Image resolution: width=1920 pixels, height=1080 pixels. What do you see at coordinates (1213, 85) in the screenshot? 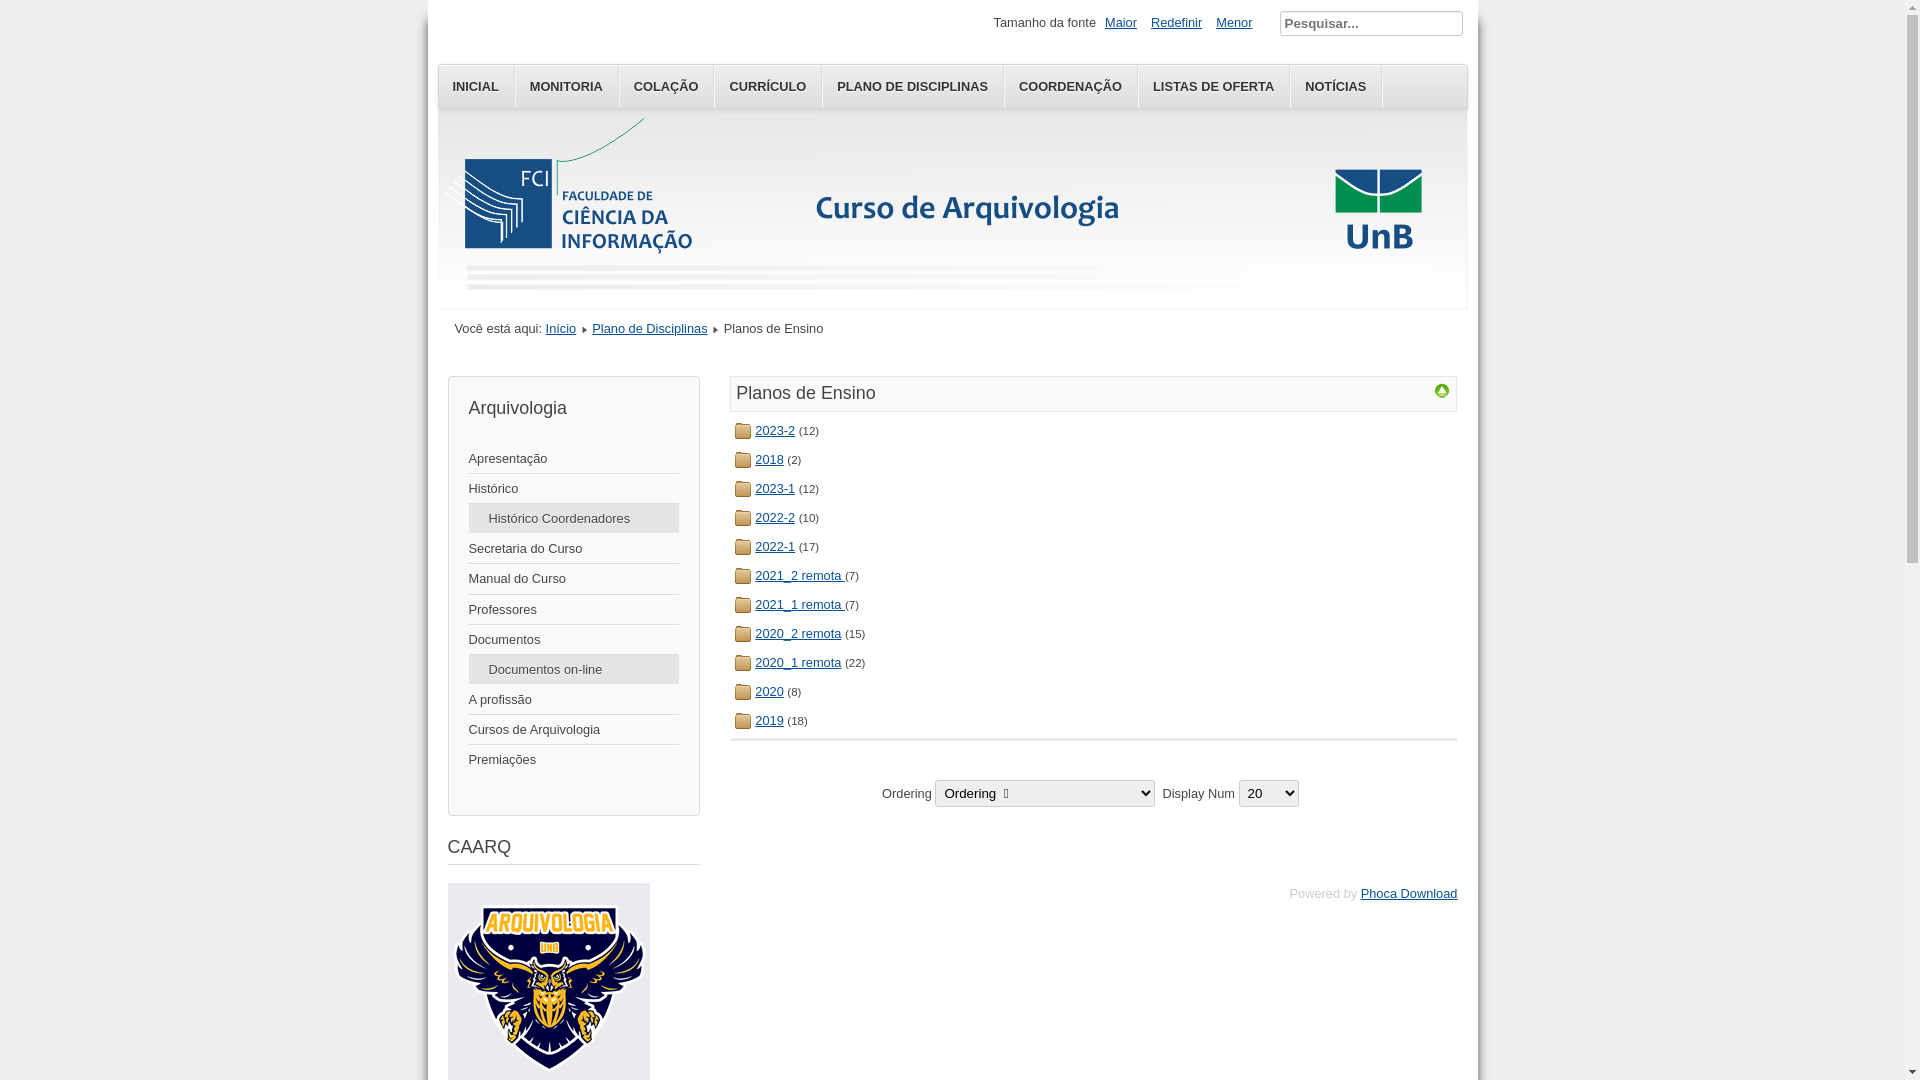
I see `'LISTAS DE OFERTA'` at bounding box center [1213, 85].